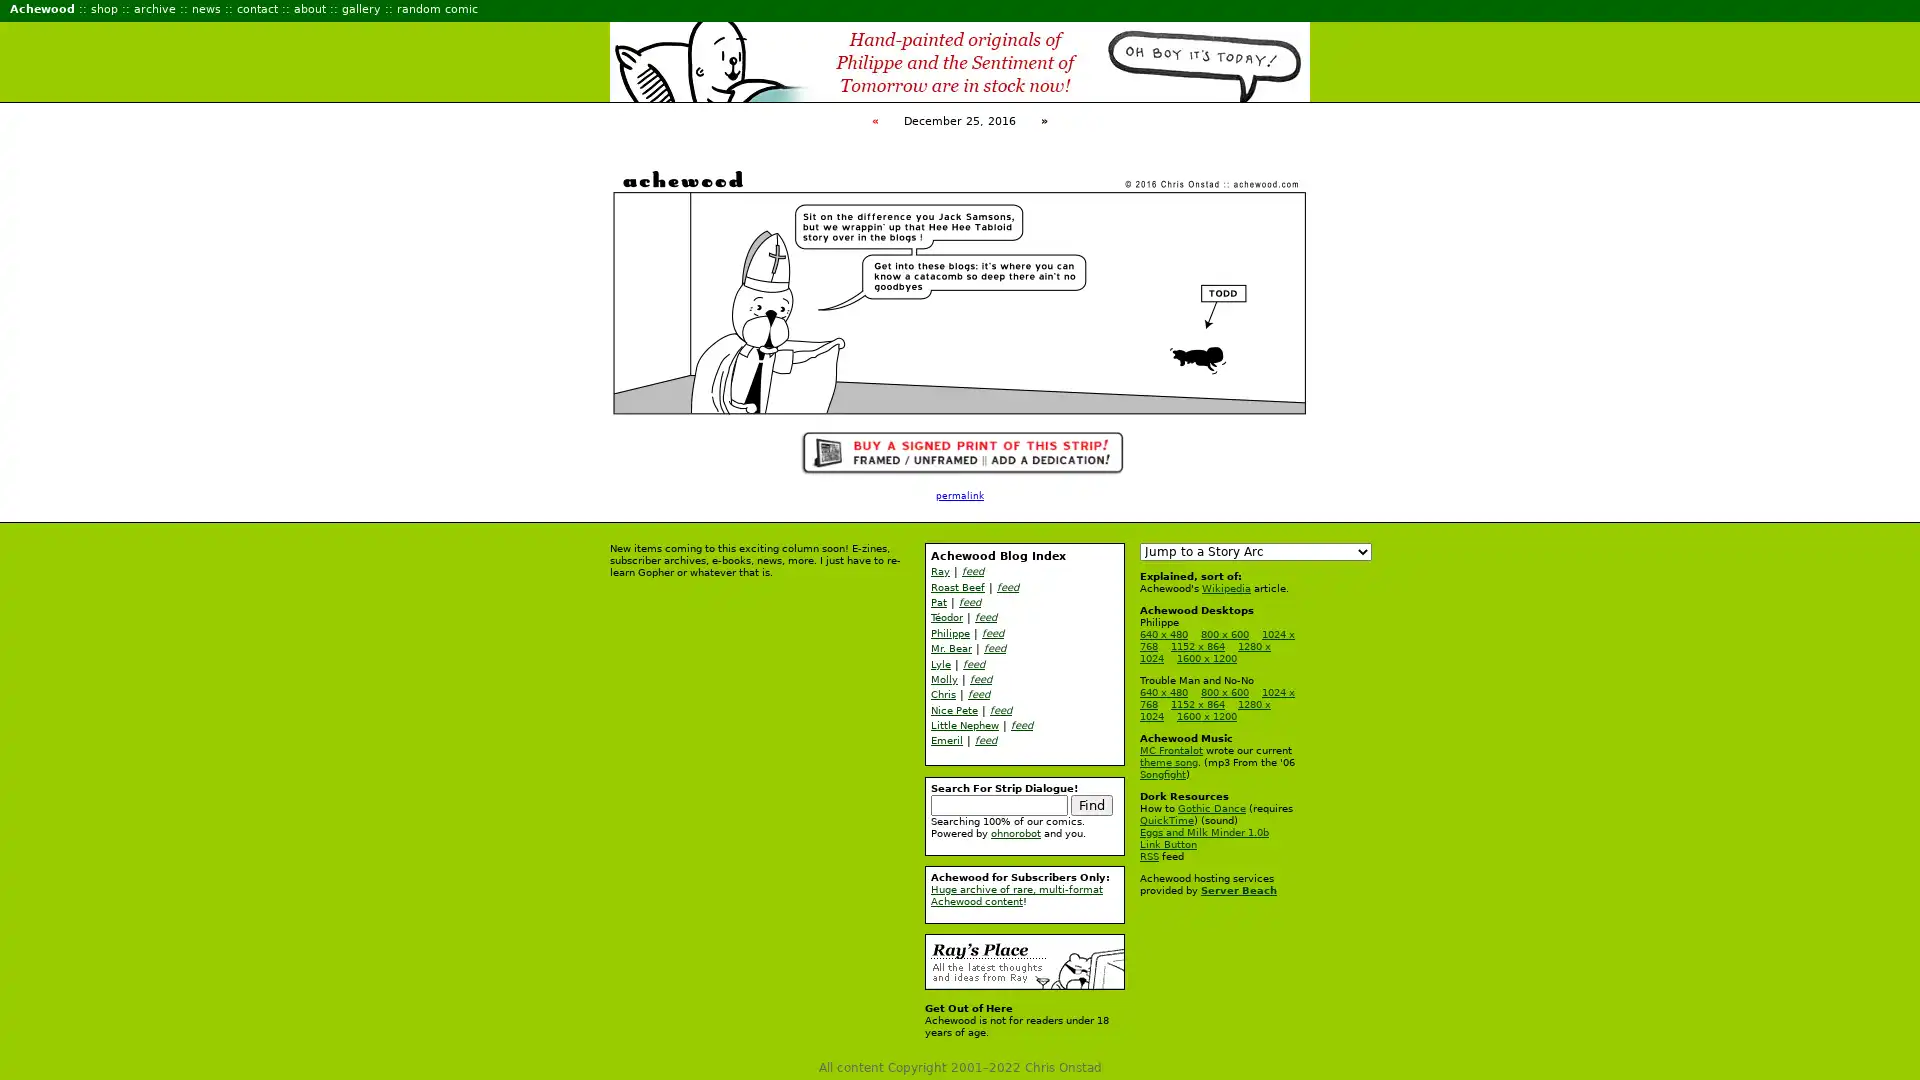 The width and height of the screenshot is (1920, 1080). What do you see at coordinates (1091, 803) in the screenshot?
I see `Find` at bounding box center [1091, 803].